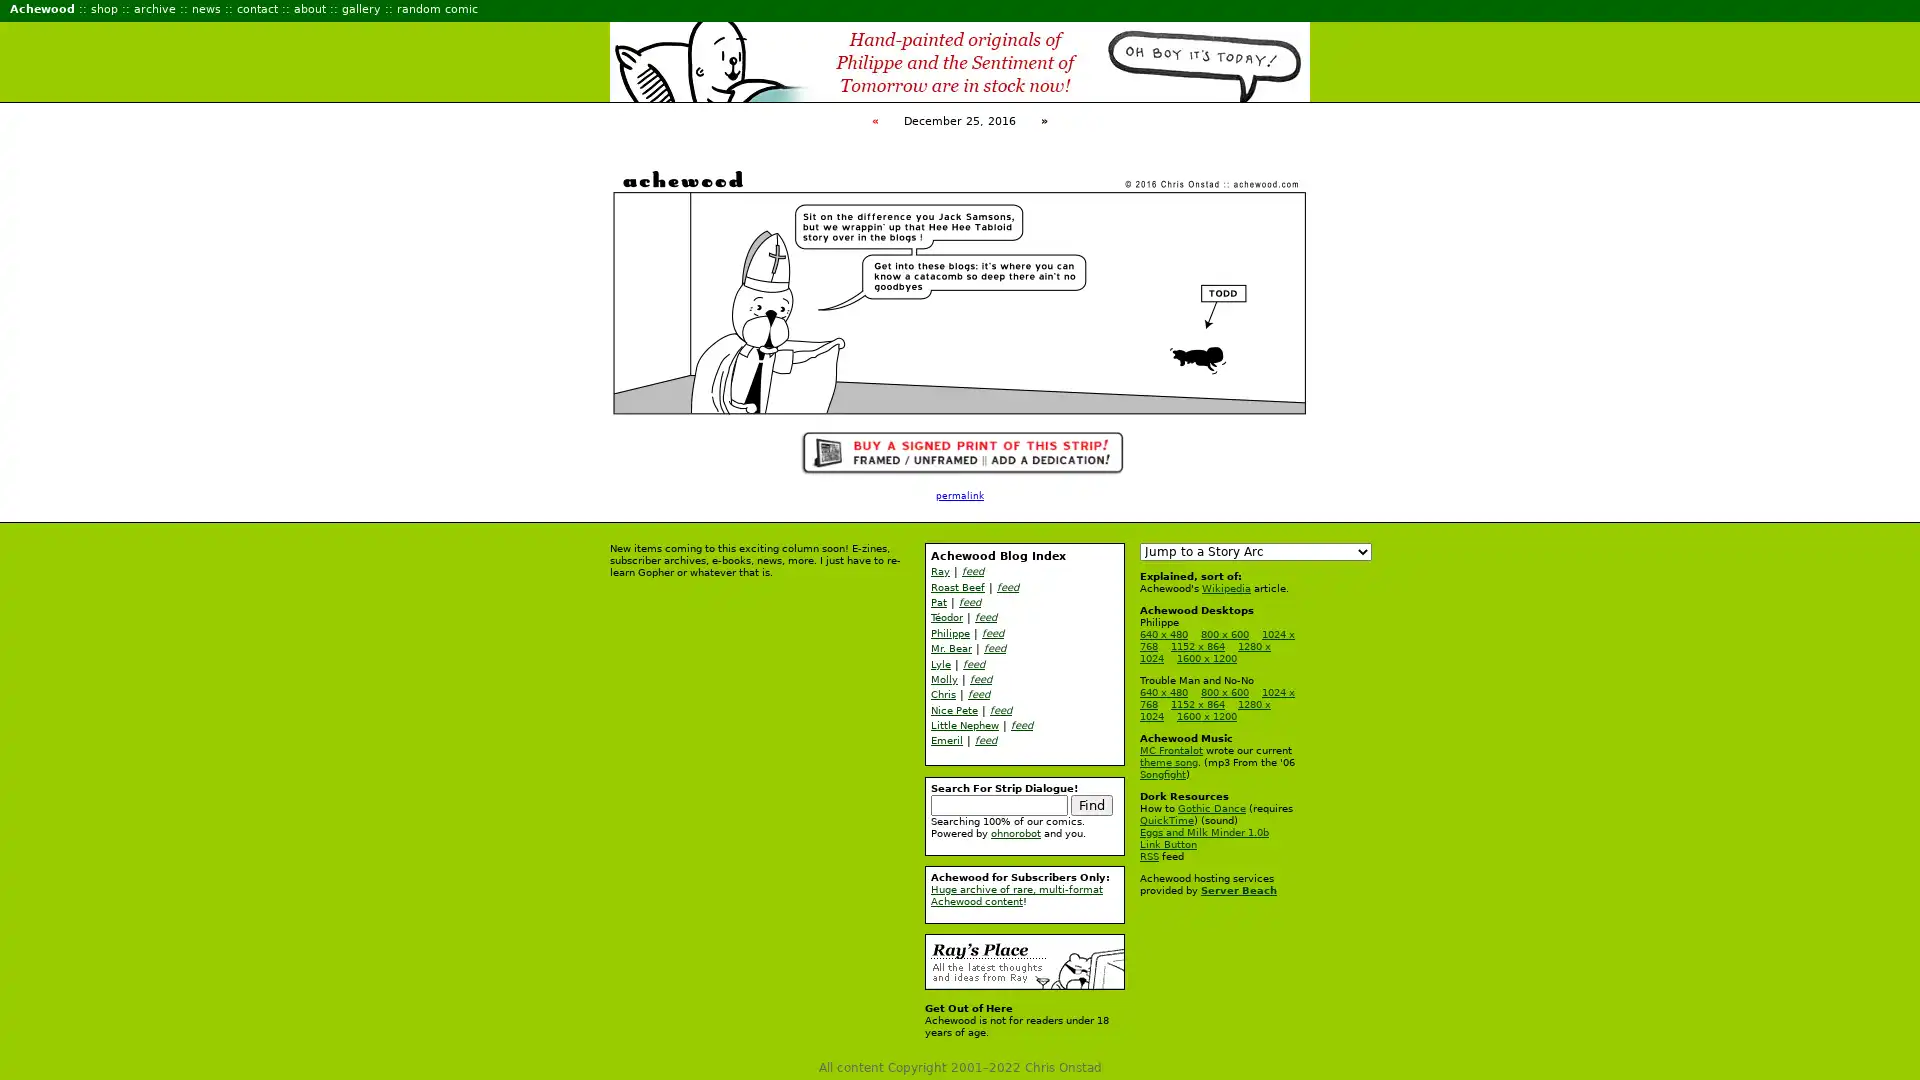 The width and height of the screenshot is (1920, 1080). What do you see at coordinates (1091, 803) in the screenshot?
I see `Find` at bounding box center [1091, 803].